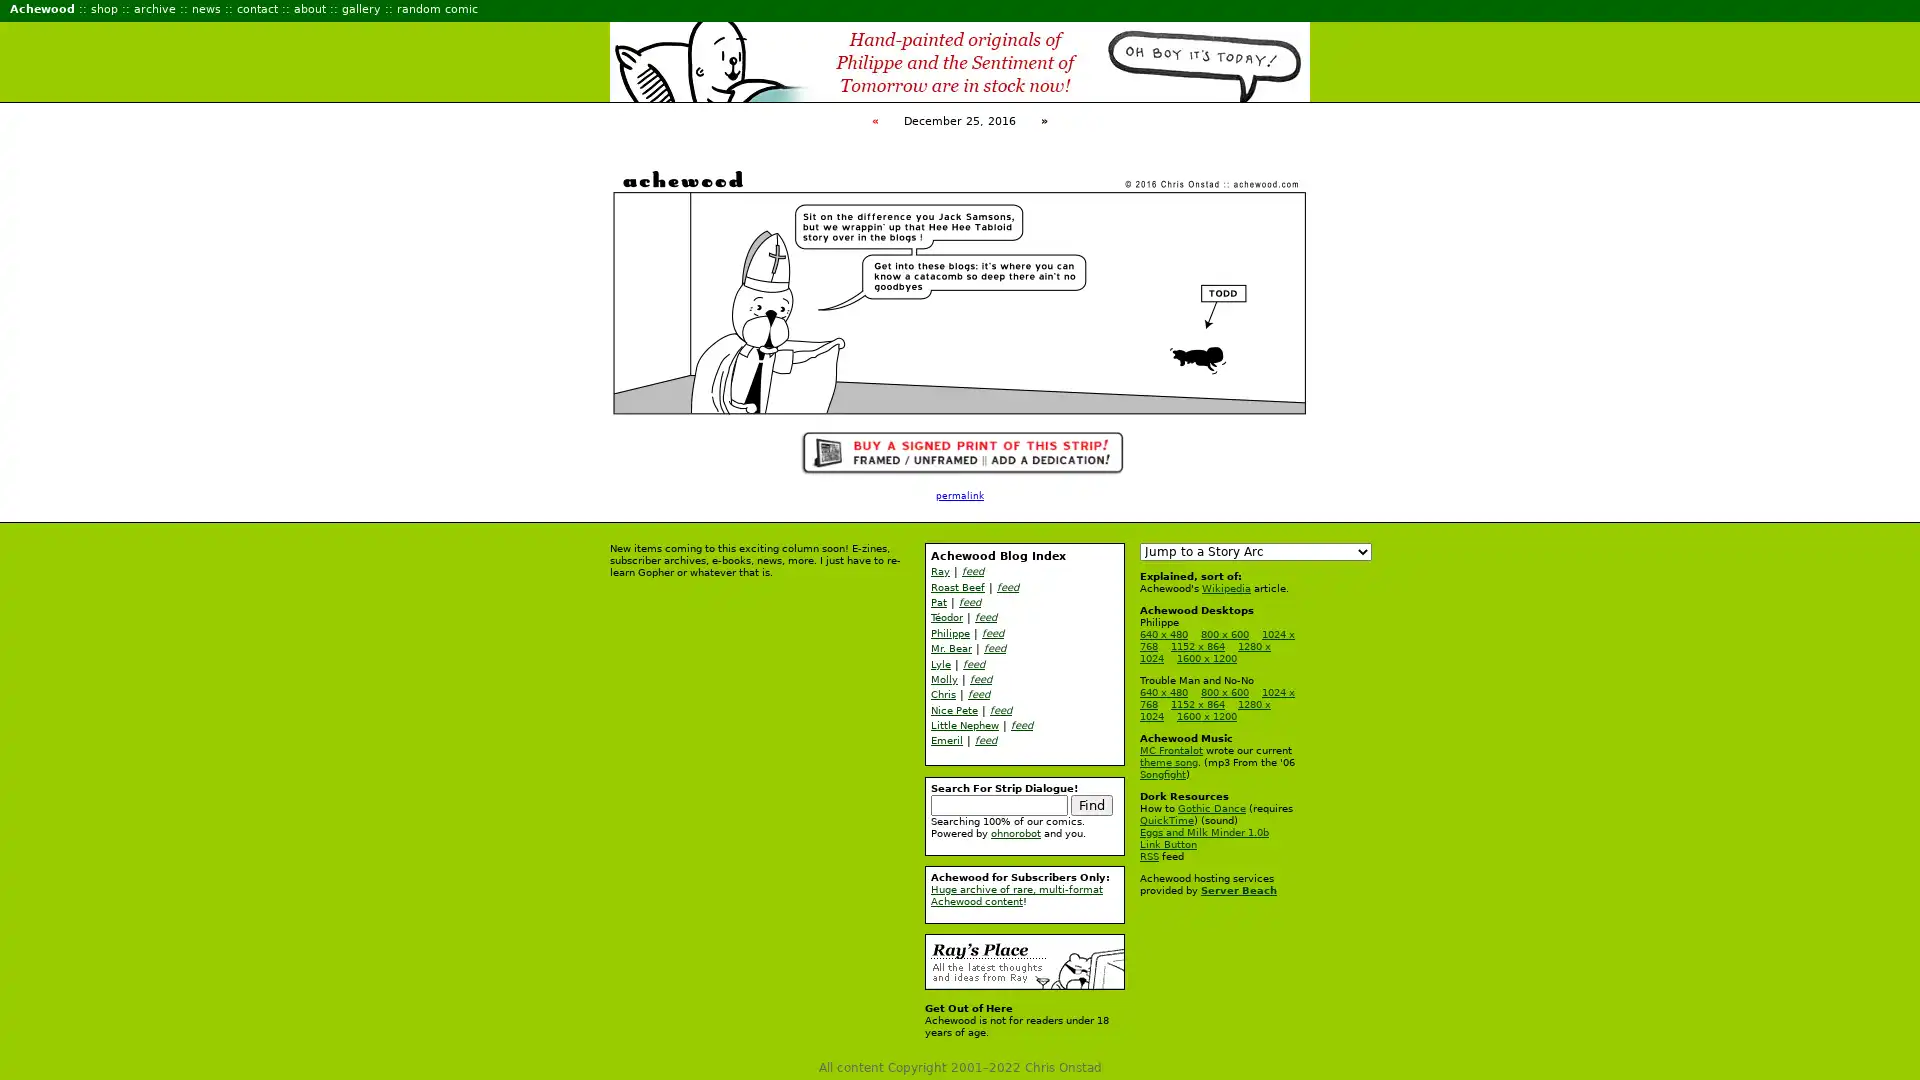 The width and height of the screenshot is (1920, 1080). What do you see at coordinates (1091, 803) in the screenshot?
I see `Find` at bounding box center [1091, 803].